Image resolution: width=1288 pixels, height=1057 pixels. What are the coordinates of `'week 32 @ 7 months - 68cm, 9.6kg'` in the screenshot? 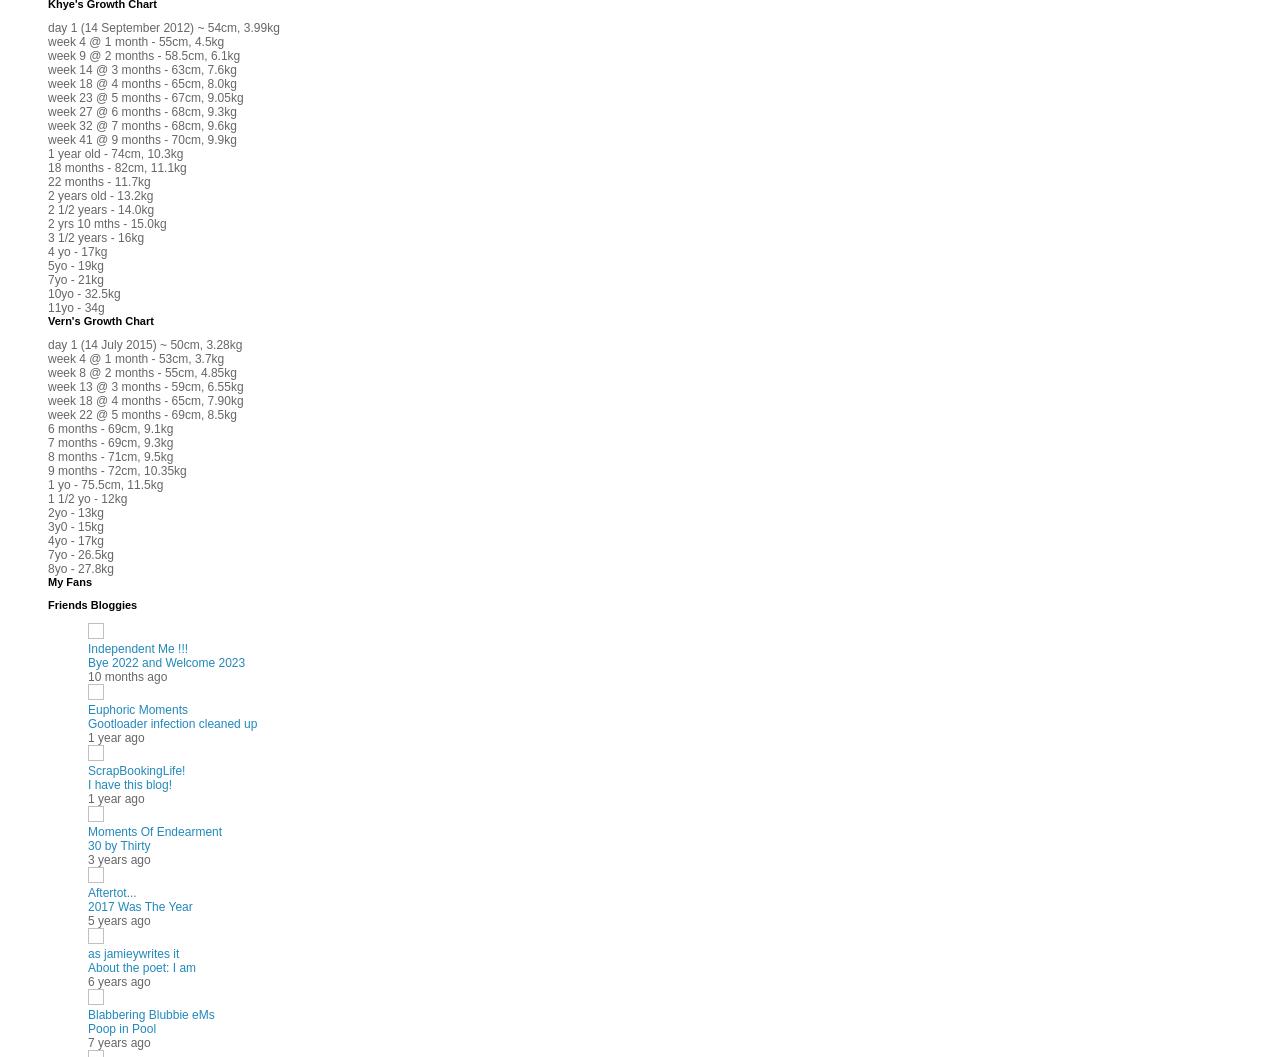 It's located at (141, 124).